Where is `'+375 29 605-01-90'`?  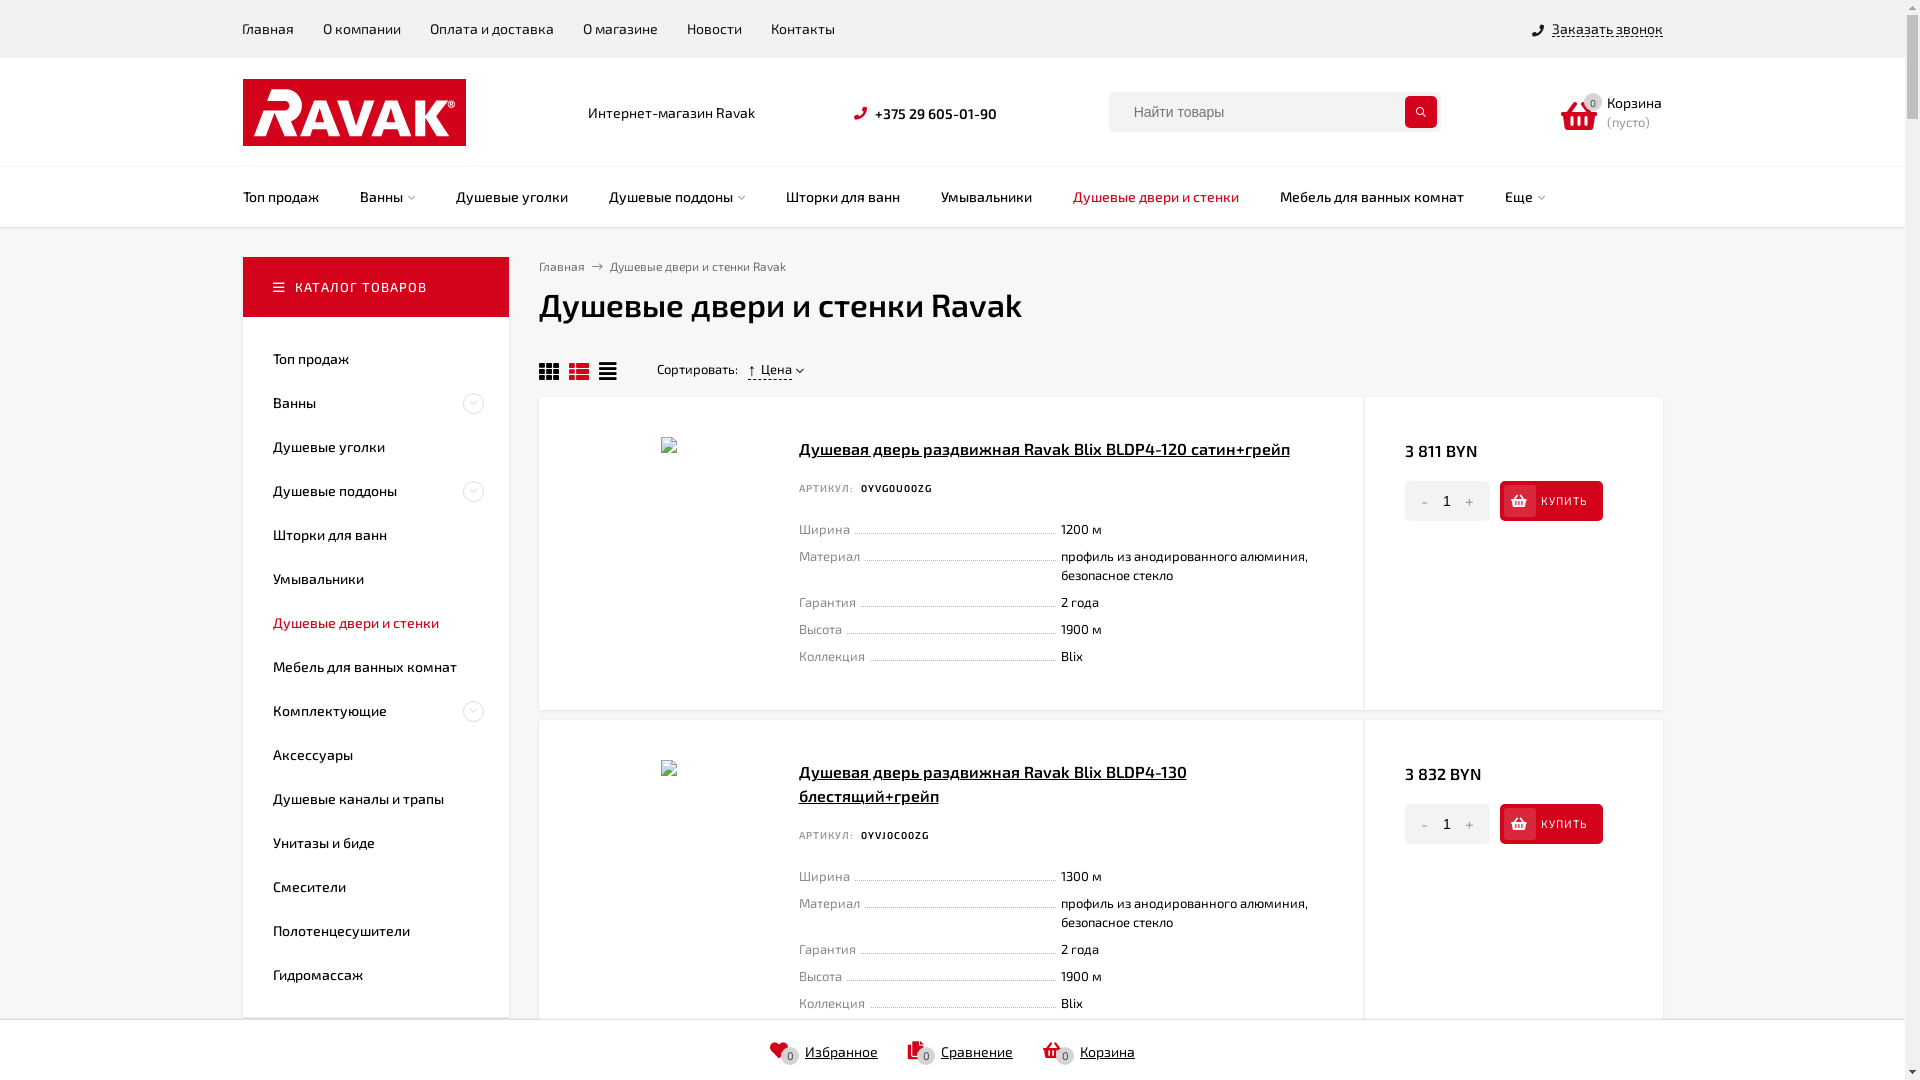
'+375 29 605-01-90' is located at coordinates (874, 113).